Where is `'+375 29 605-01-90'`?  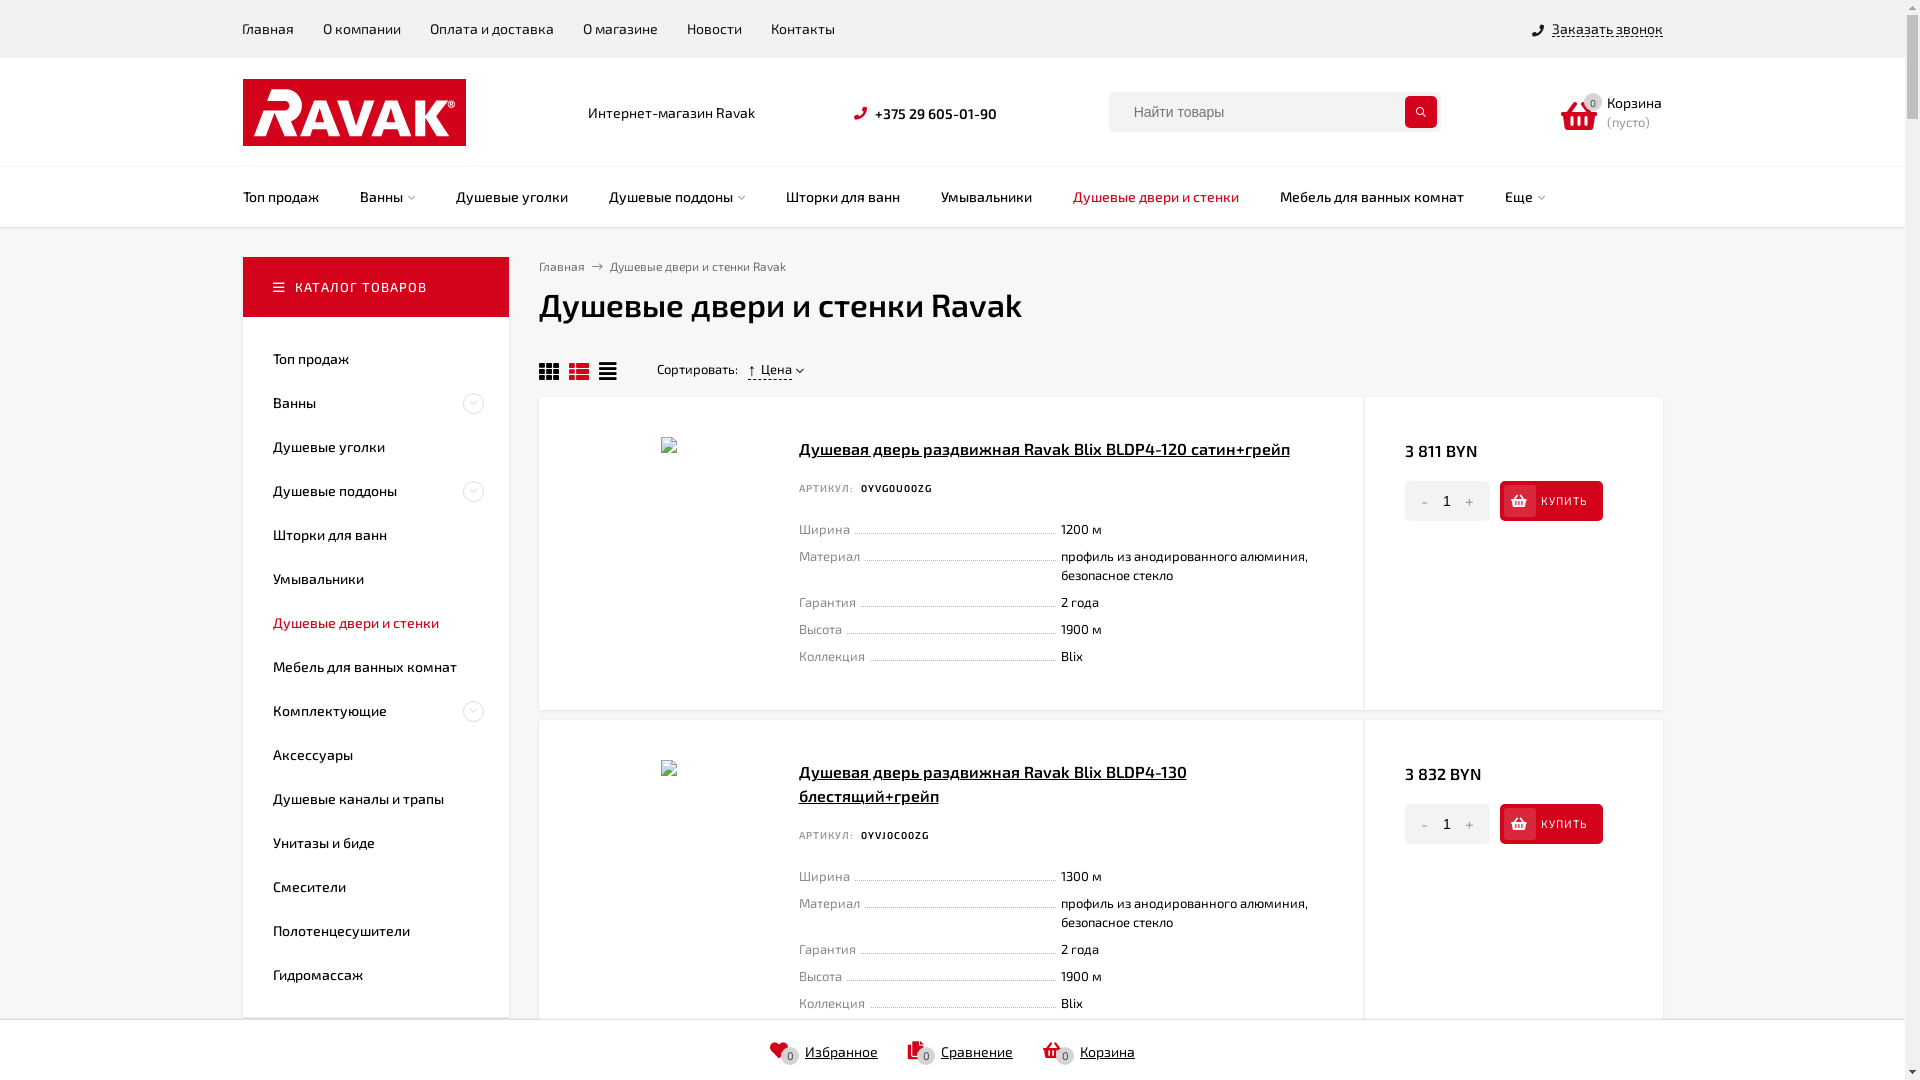
'+375 29 605-01-90' is located at coordinates (874, 113).